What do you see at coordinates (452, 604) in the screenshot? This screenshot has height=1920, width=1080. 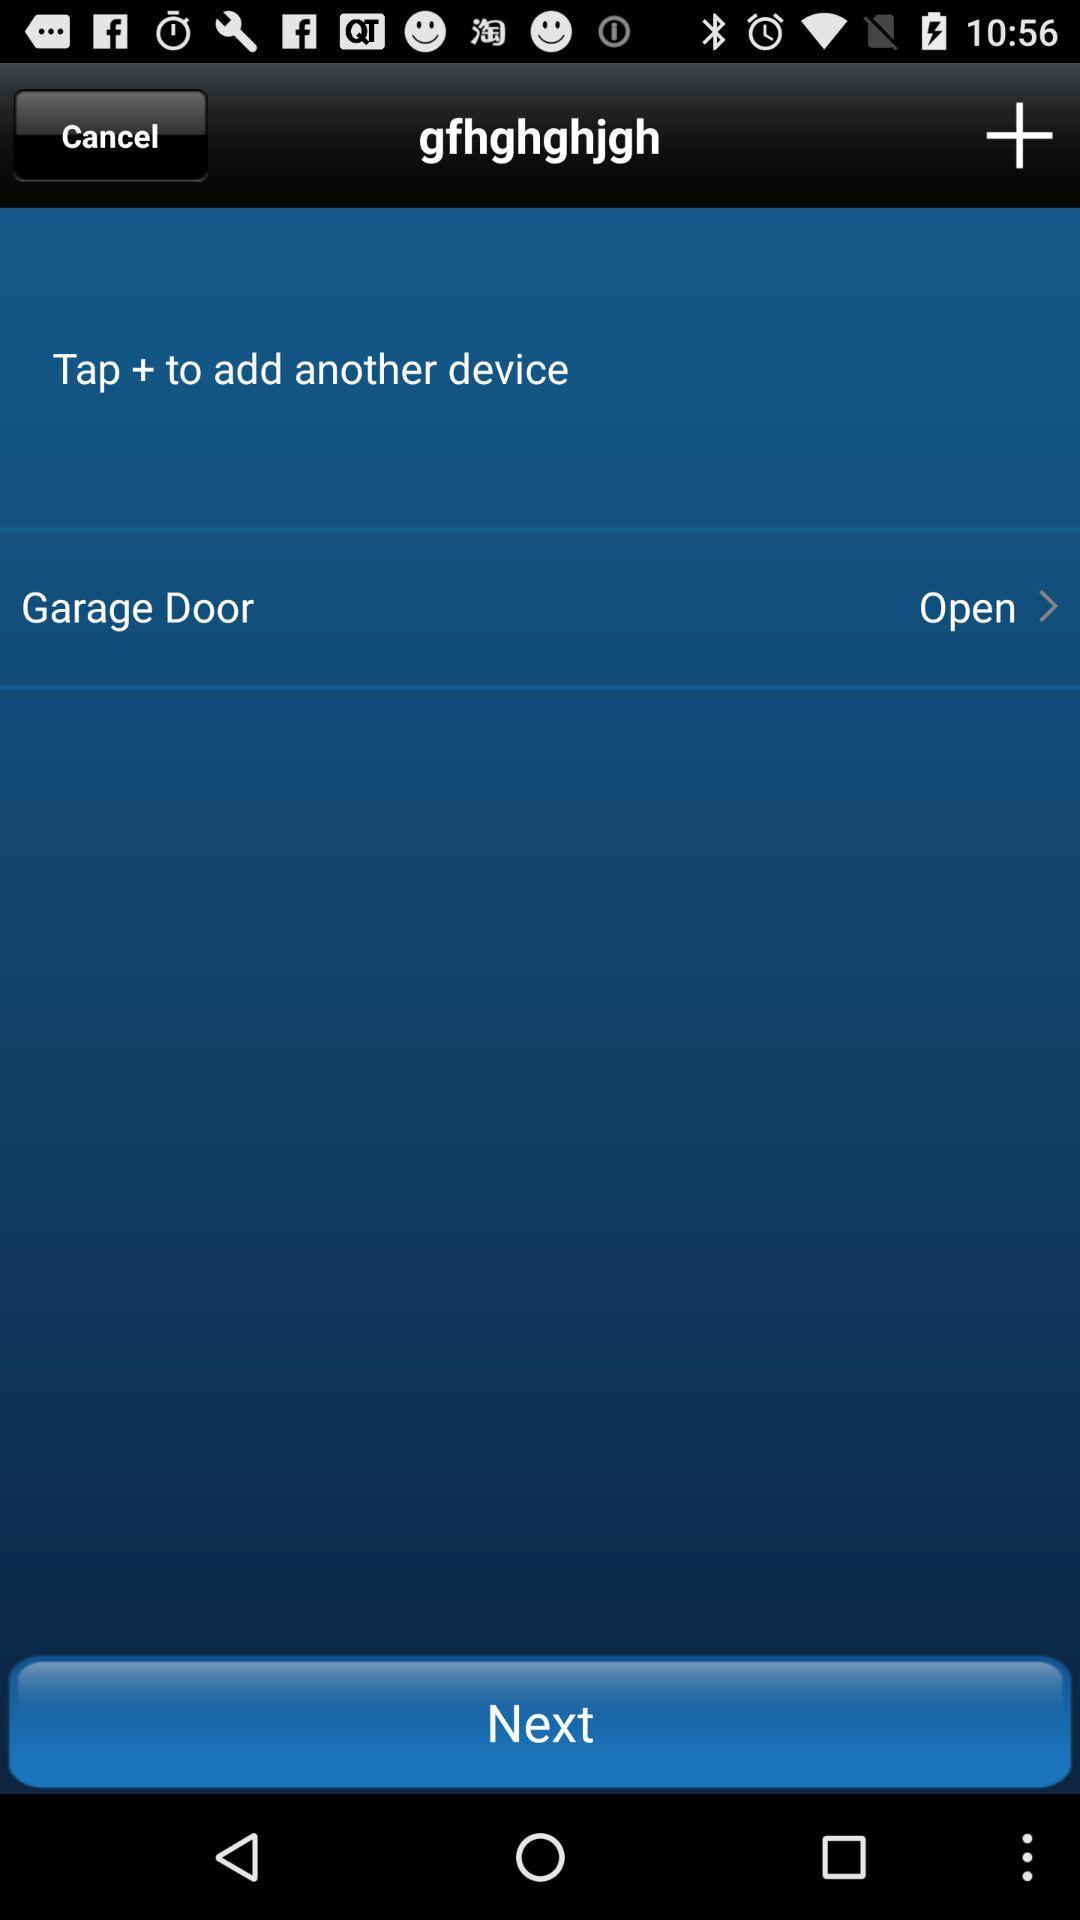 I see `item above the next button` at bounding box center [452, 604].